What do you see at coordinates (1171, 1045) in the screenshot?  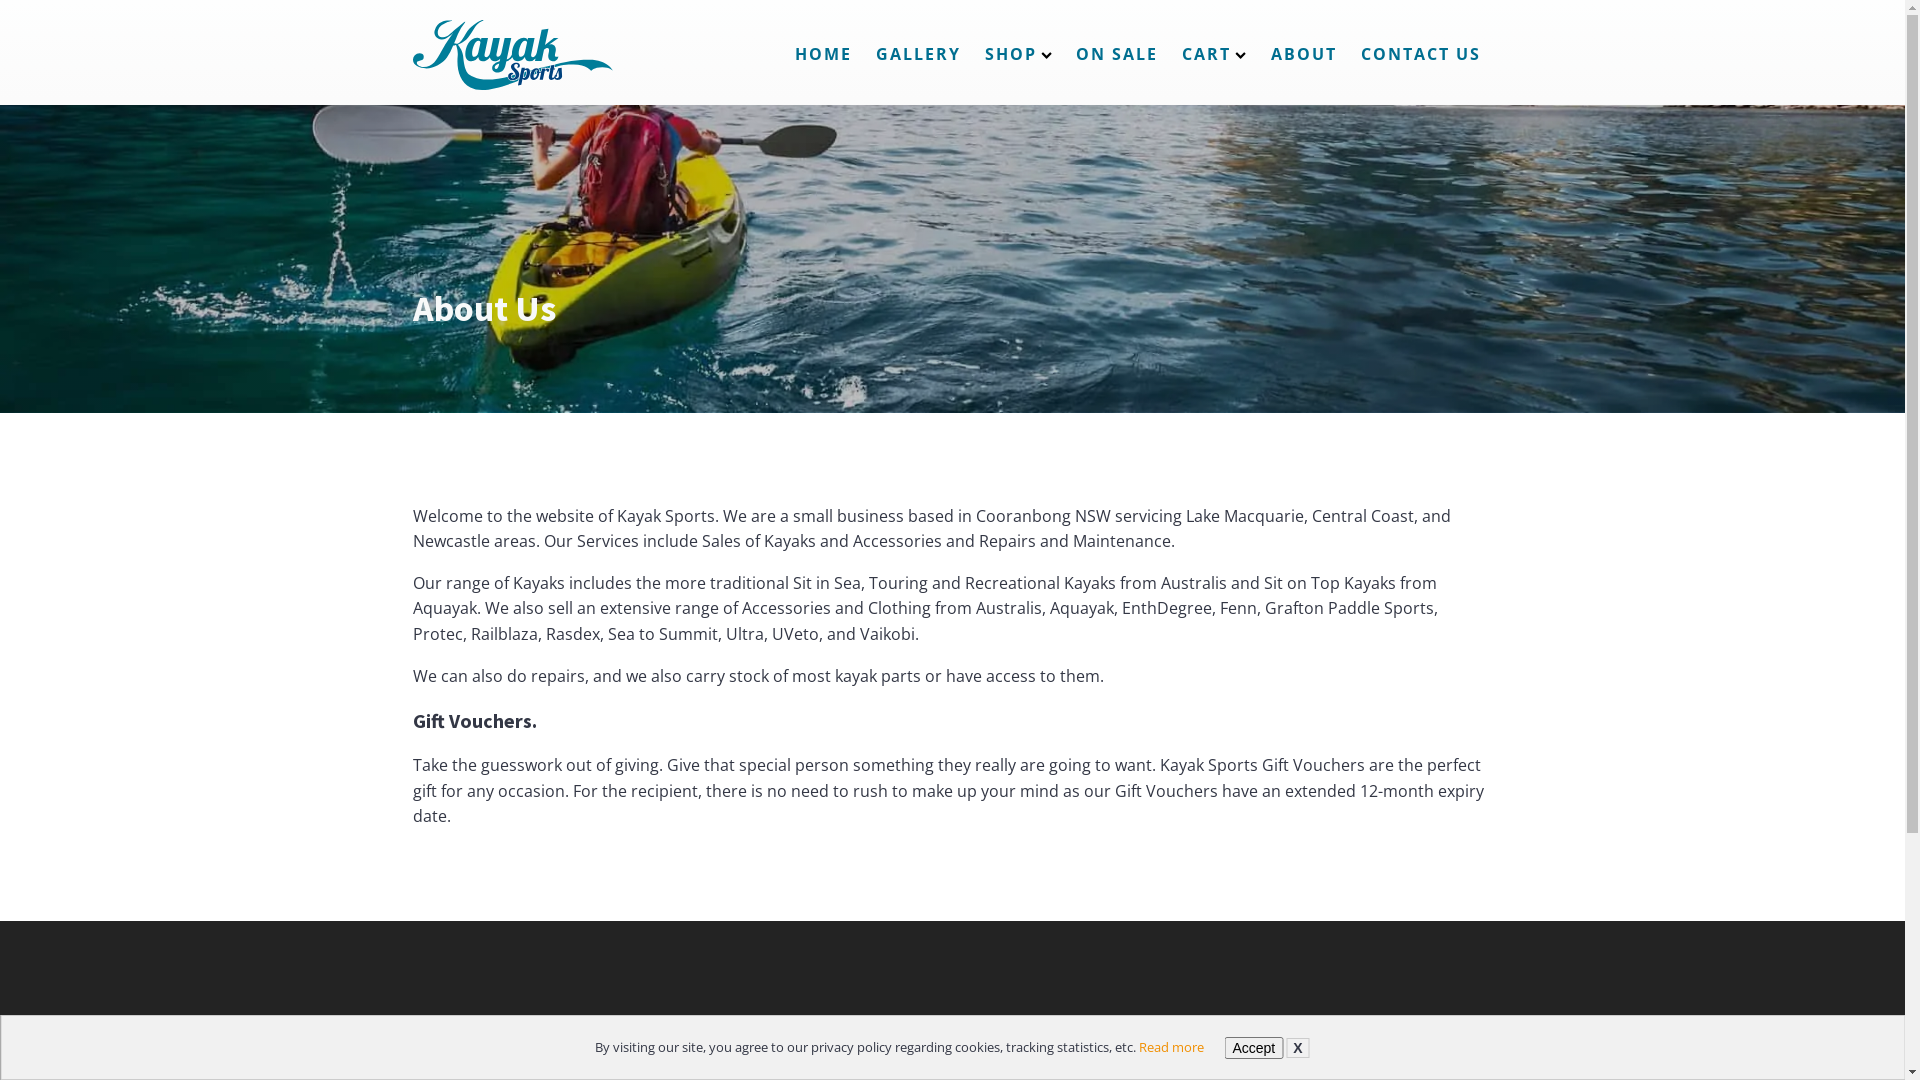 I see `'Read more'` at bounding box center [1171, 1045].